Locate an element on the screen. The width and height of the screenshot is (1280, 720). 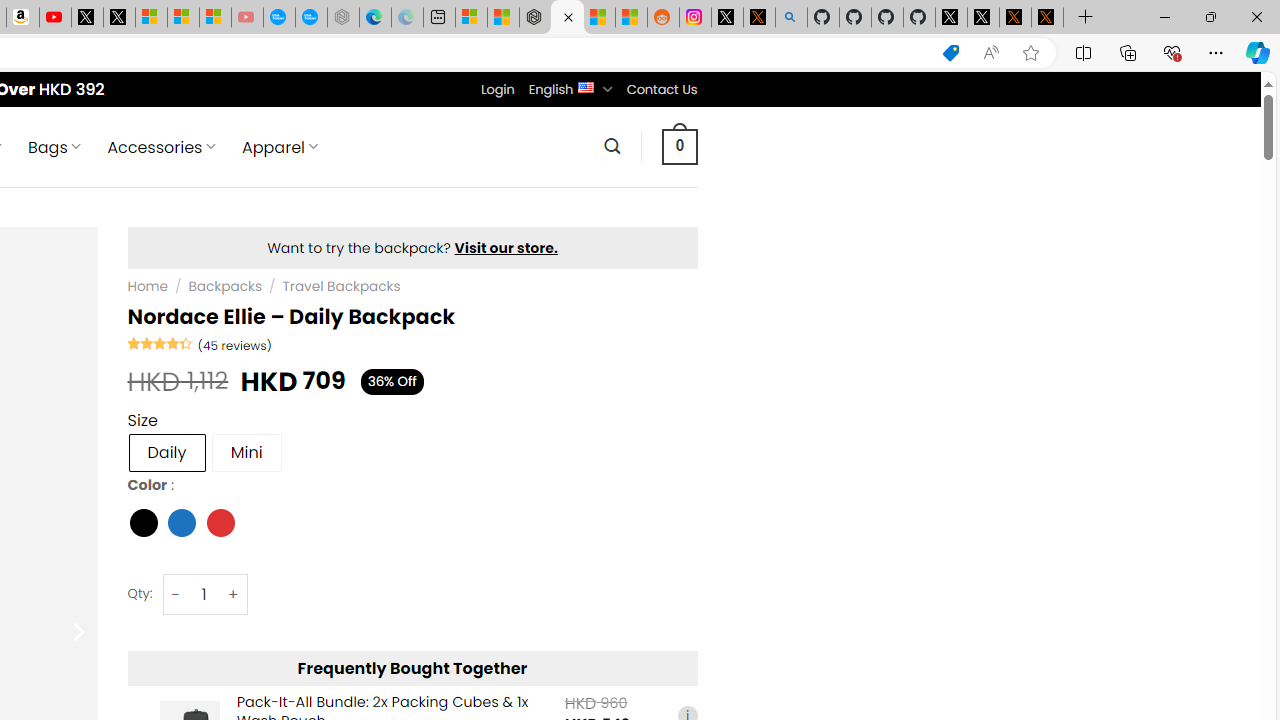
'Travel Backpacks' is located at coordinates (341, 286).